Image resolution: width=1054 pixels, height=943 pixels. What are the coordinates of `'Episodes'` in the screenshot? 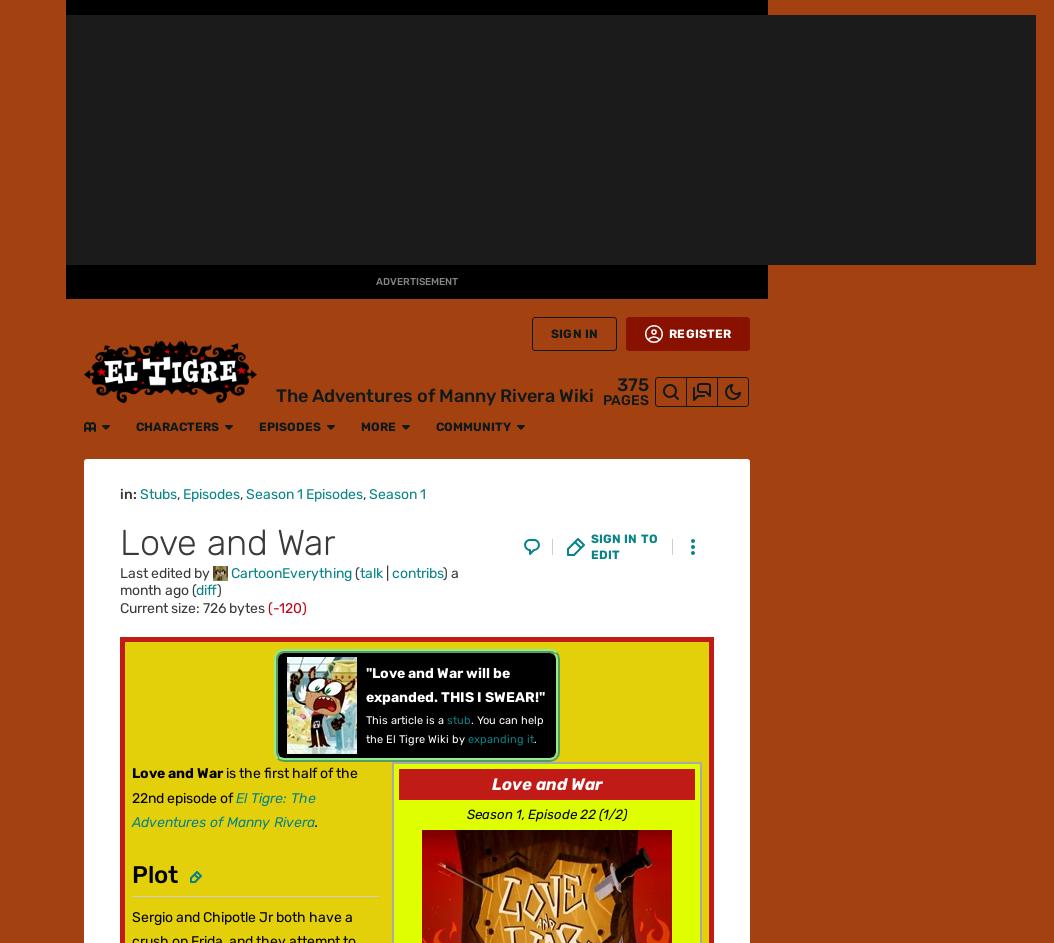 It's located at (265, 21).